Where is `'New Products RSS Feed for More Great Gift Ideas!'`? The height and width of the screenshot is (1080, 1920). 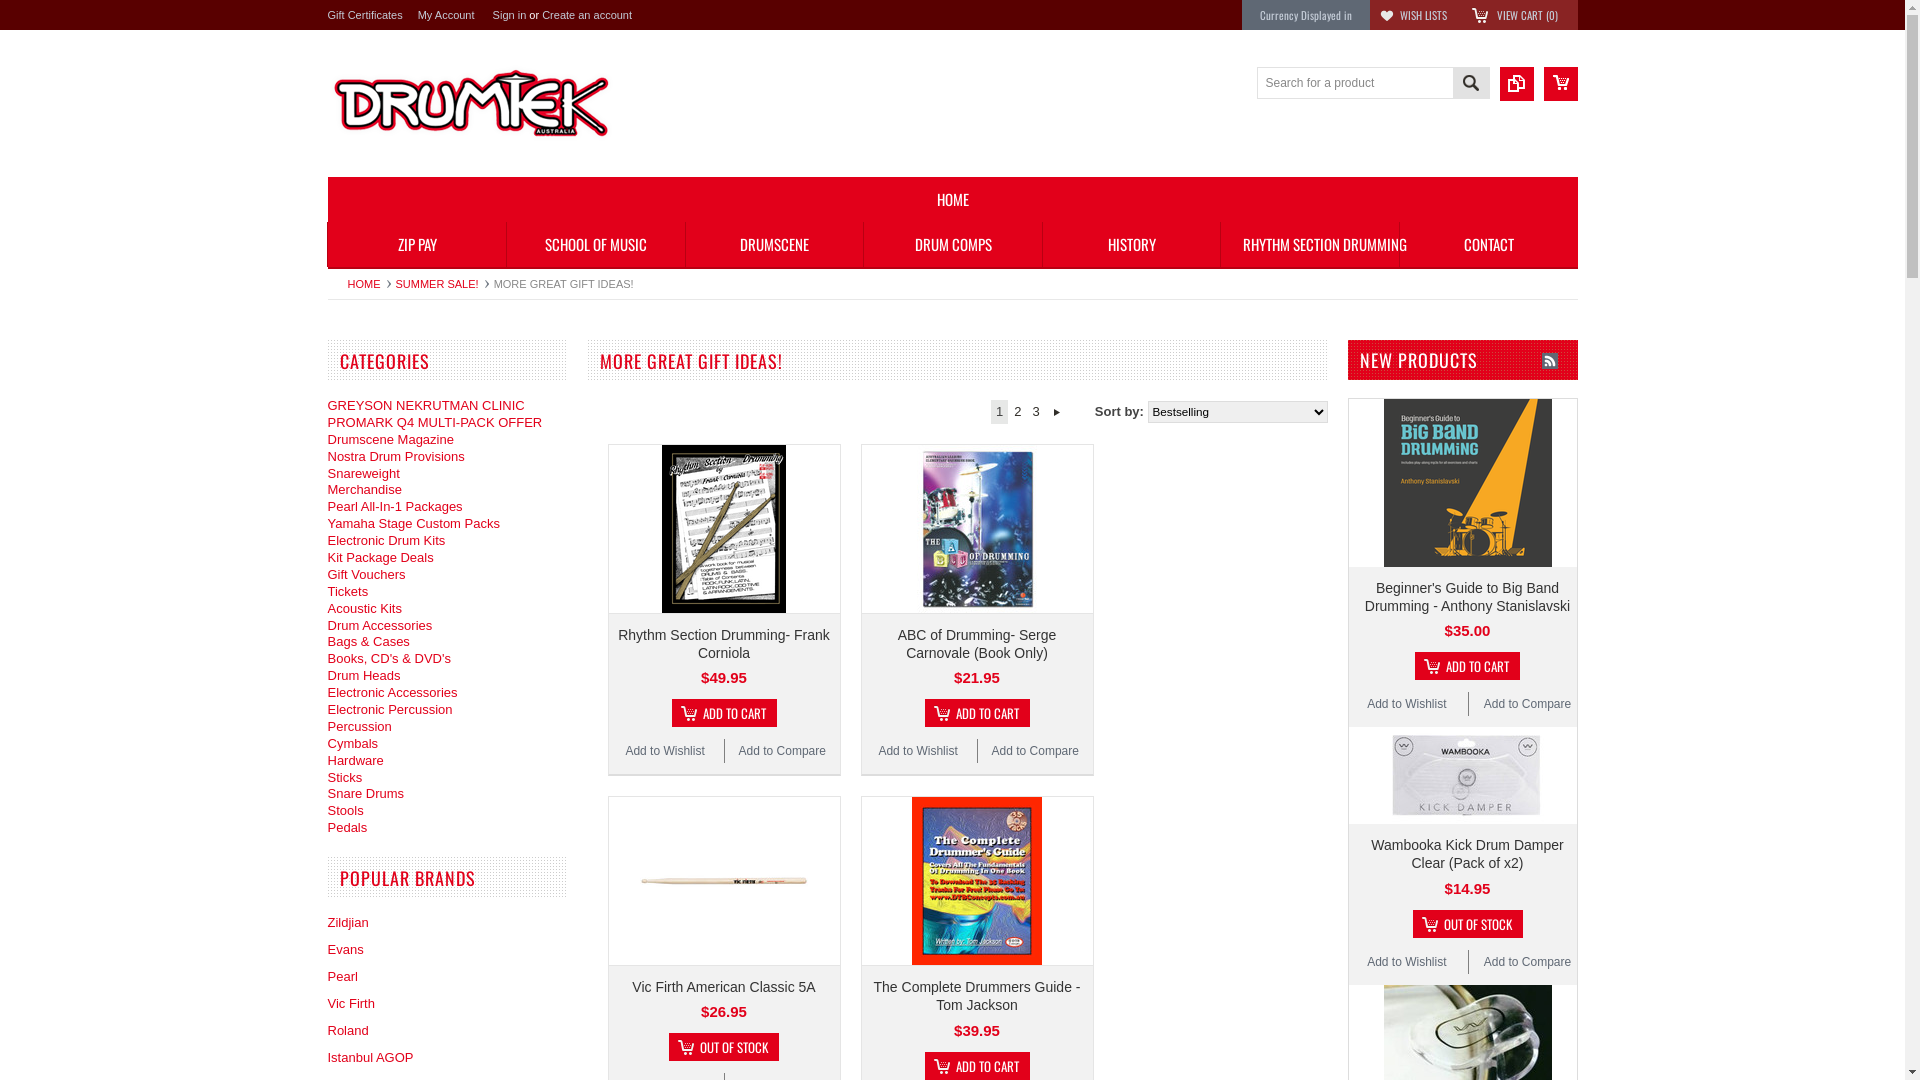
'New Products RSS Feed for More Great Gift Ideas!' is located at coordinates (1549, 361).